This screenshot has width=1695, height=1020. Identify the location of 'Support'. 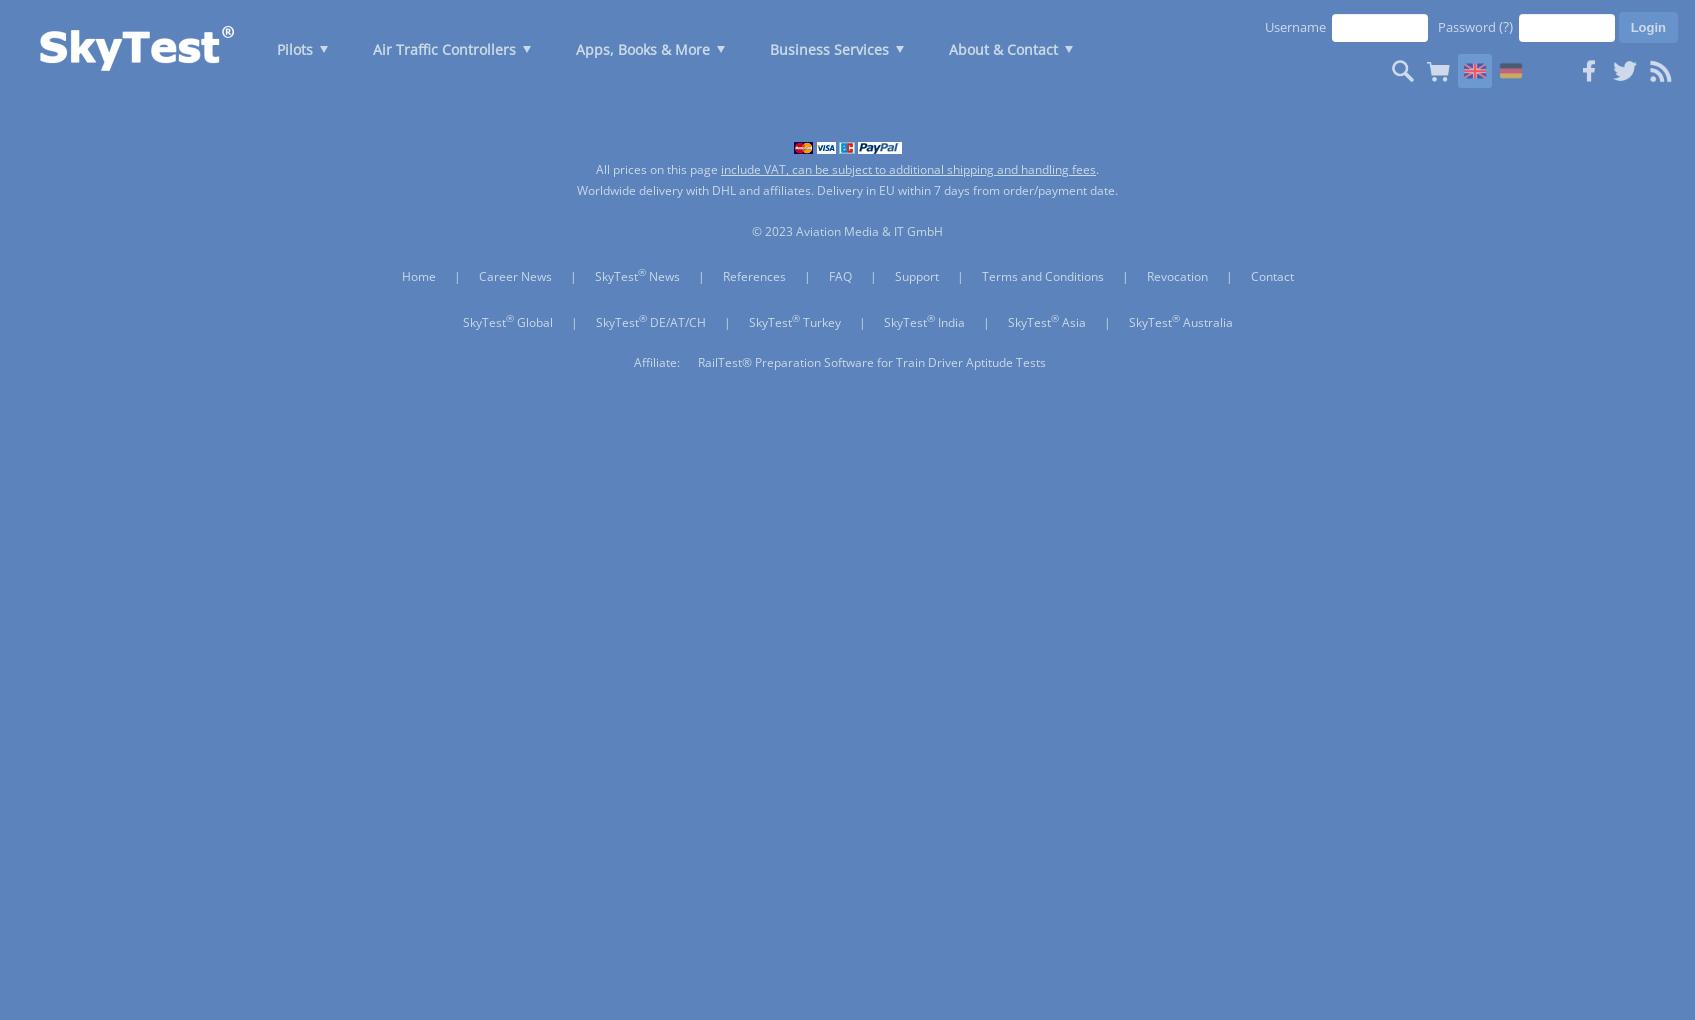
(892, 275).